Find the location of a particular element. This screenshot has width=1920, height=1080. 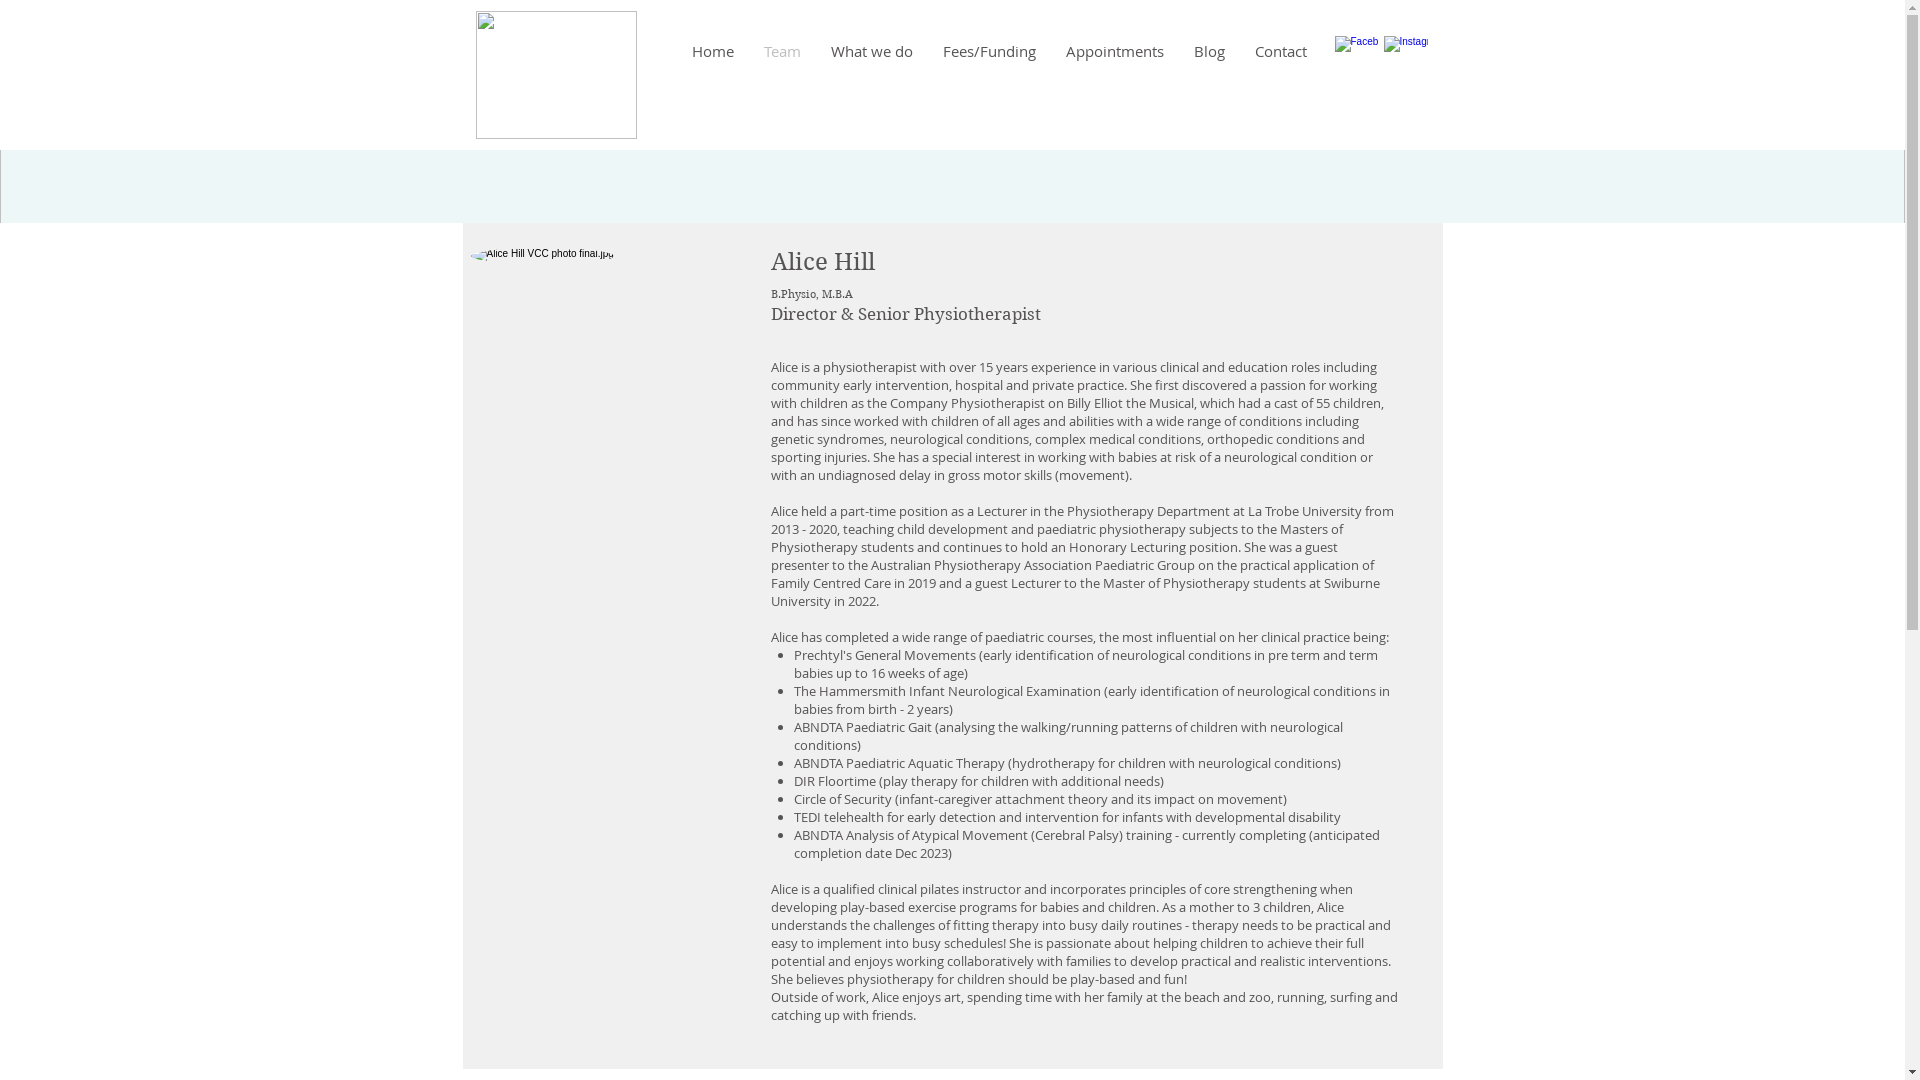

'Team' is located at coordinates (780, 49).